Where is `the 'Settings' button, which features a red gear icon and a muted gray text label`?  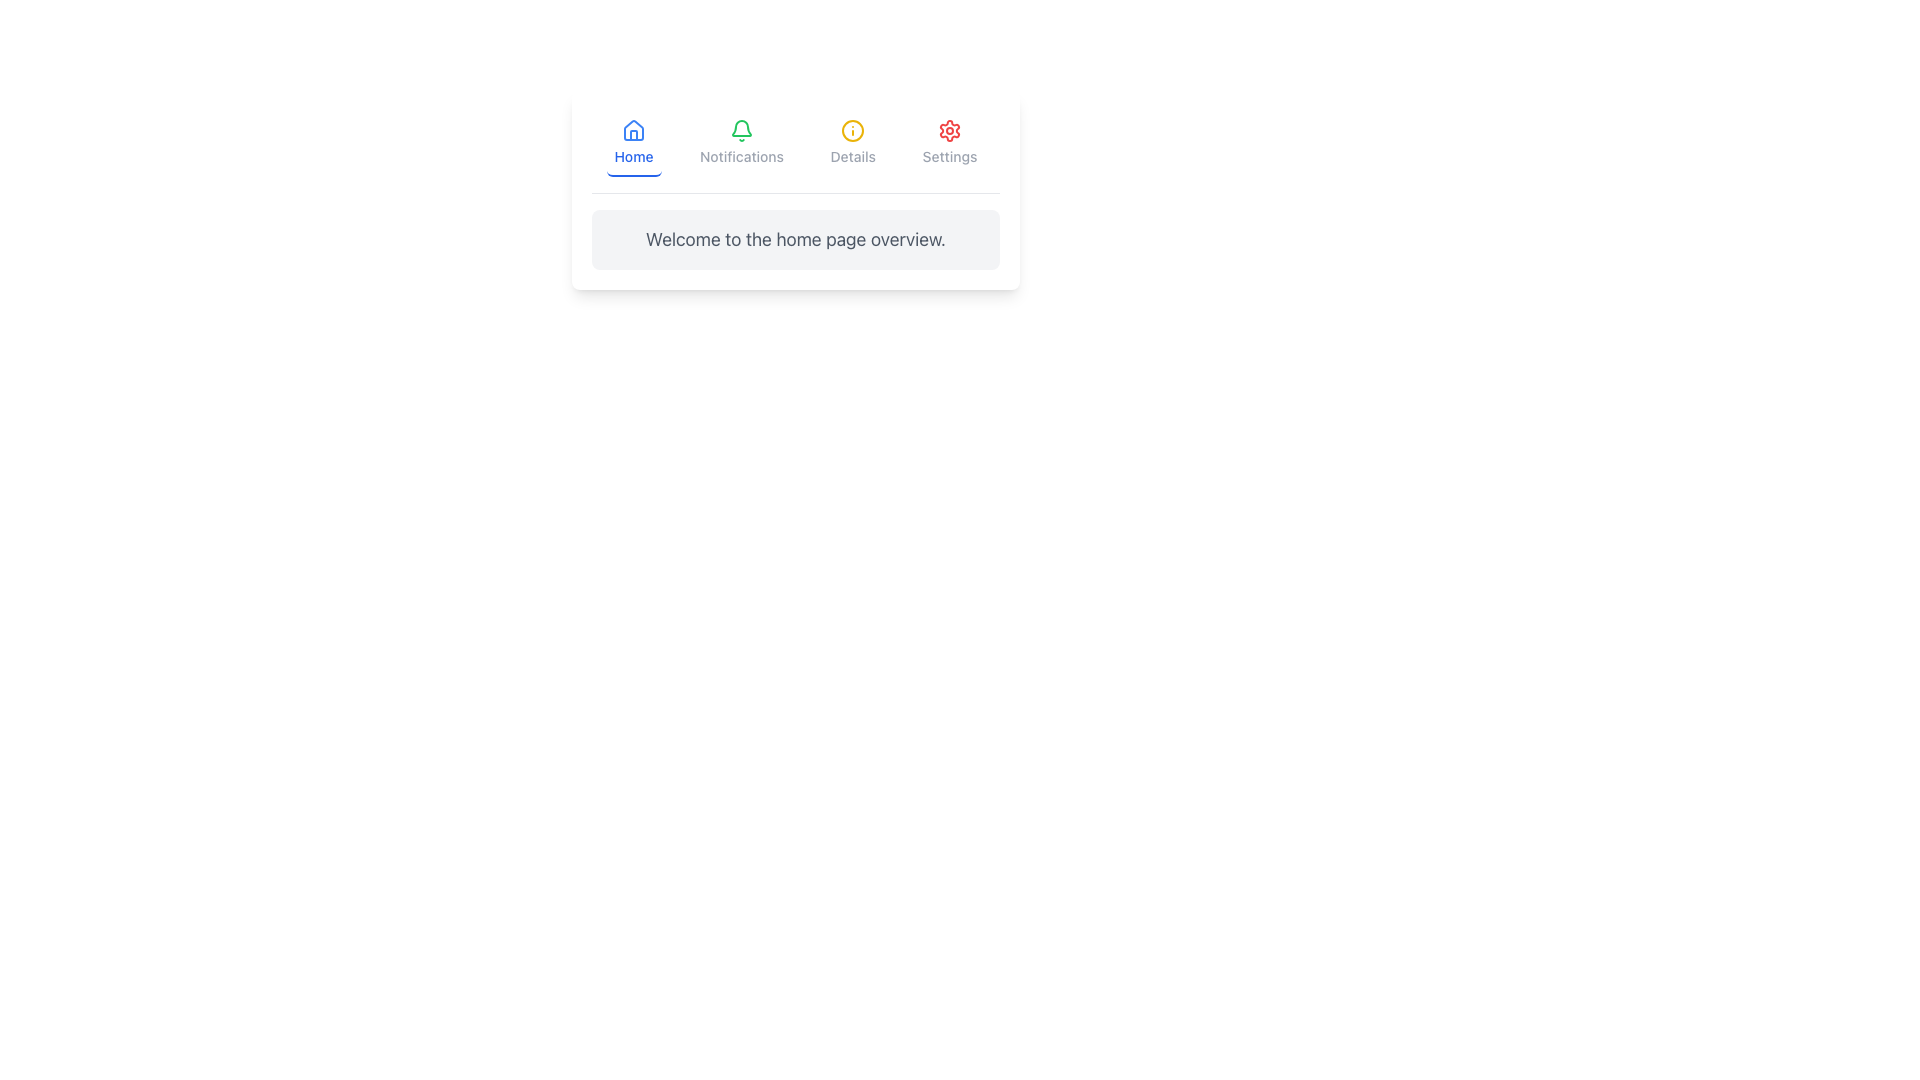 the 'Settings' button, which features a red gear icon and a muted gray text label is located at coordinates (949, 142).